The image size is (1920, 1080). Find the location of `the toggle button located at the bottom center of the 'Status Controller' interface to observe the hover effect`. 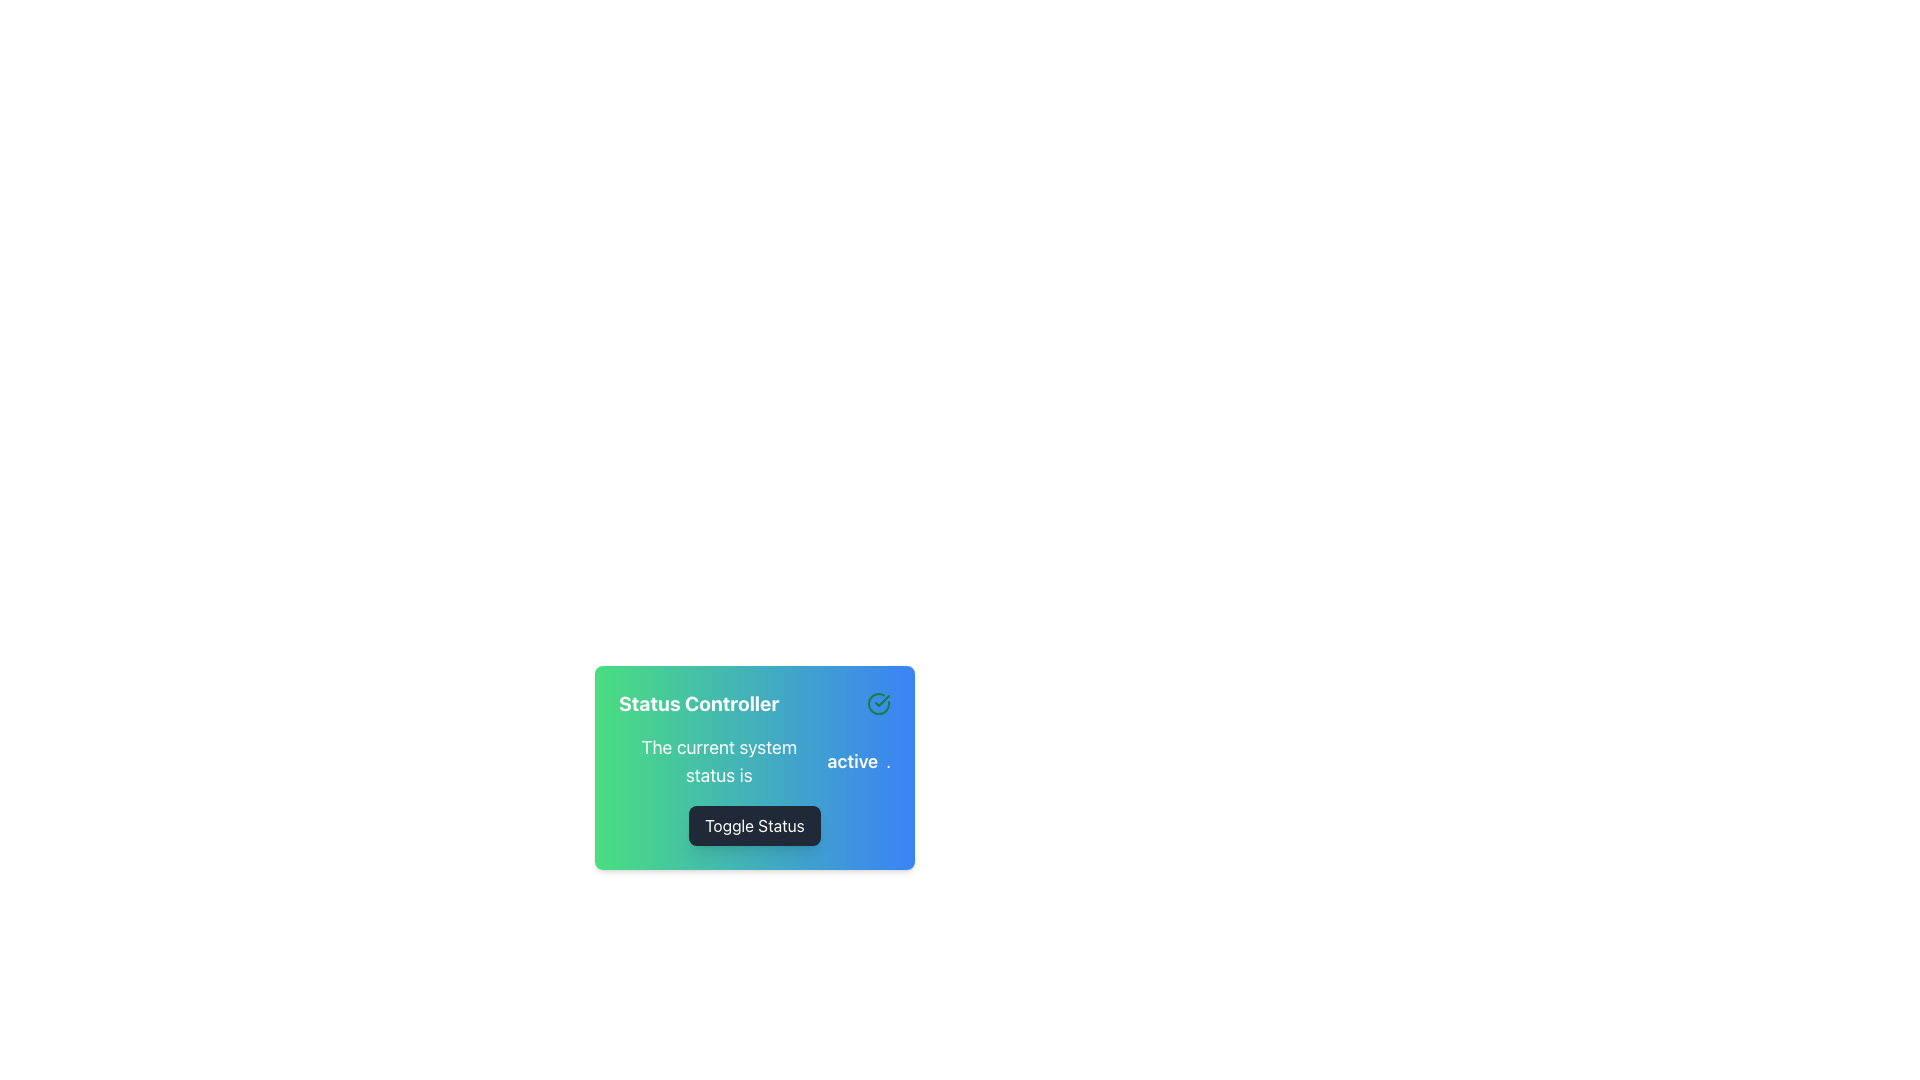

the toggle button located at the bottom center of the 'Status Controller' interface to observe the hover effect is located at coordinates (753, 825).